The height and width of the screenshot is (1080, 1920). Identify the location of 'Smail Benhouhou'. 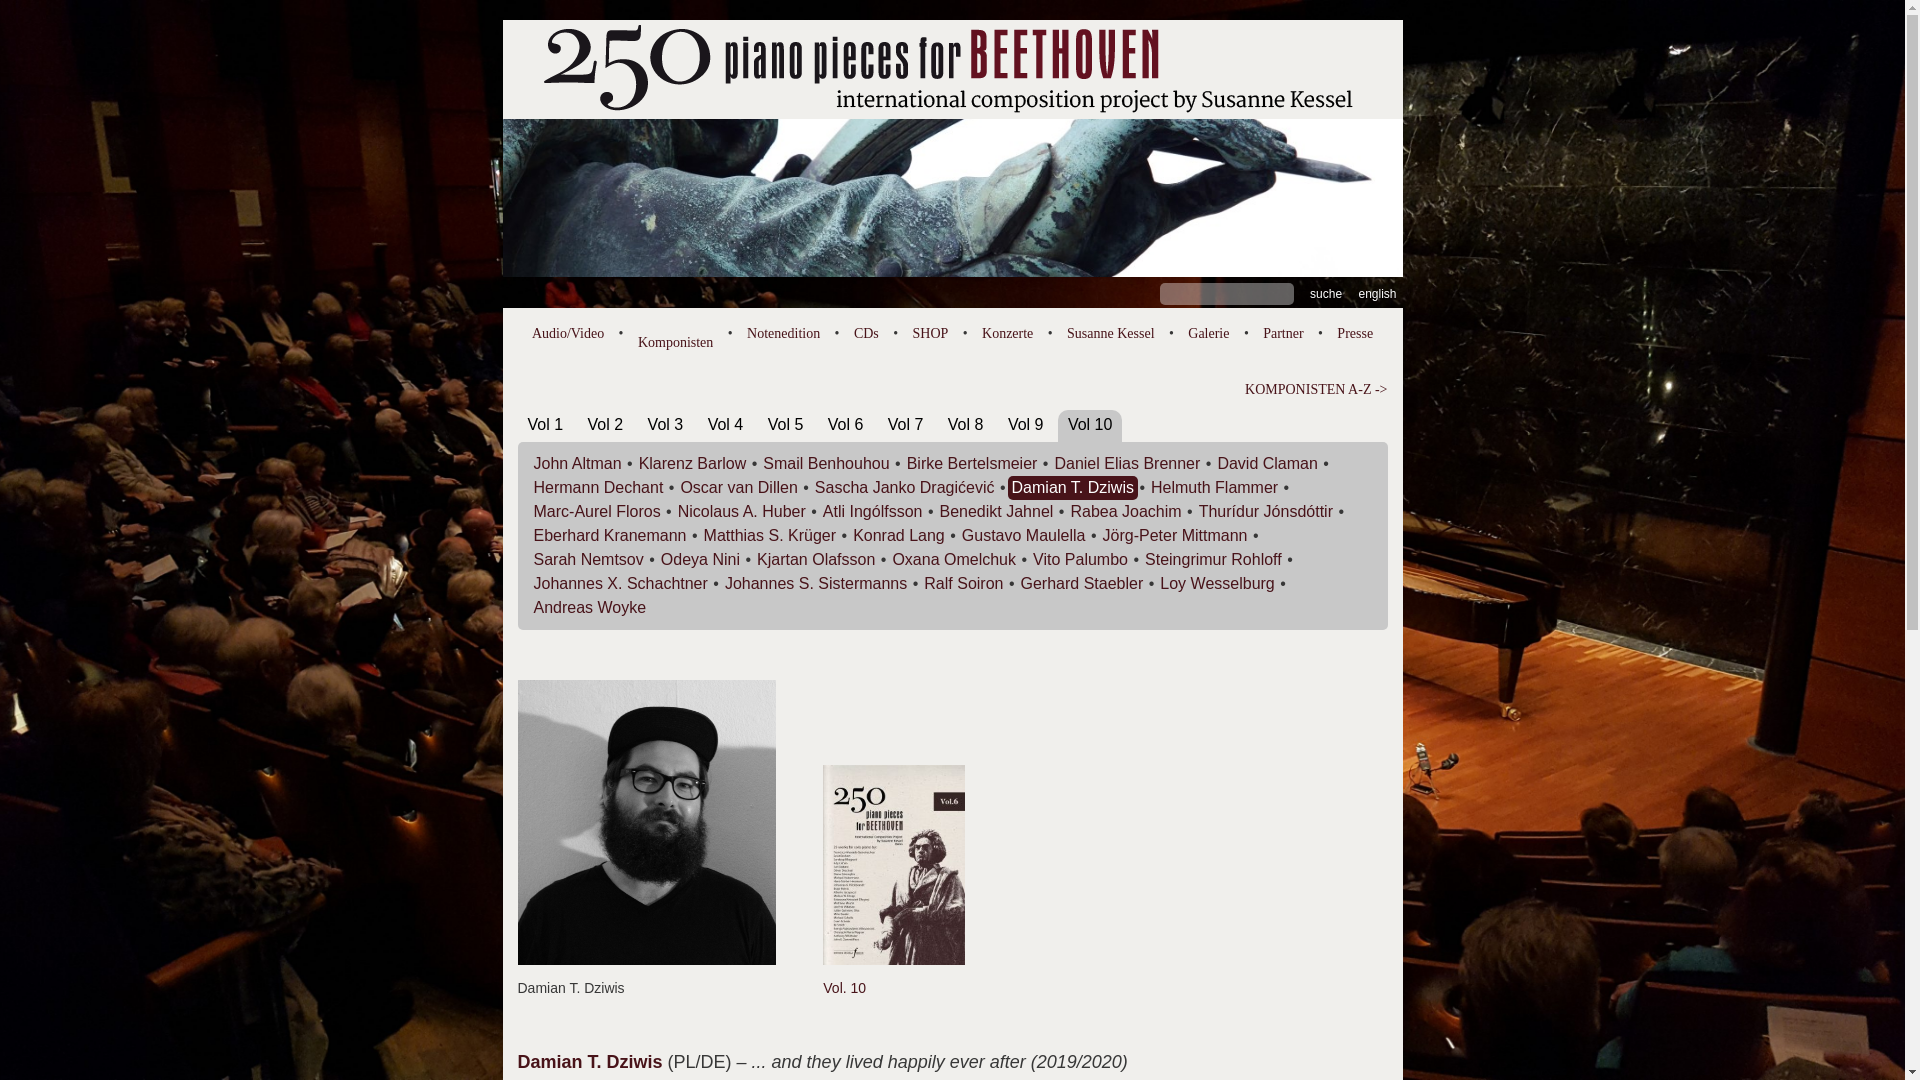
(762, 463).